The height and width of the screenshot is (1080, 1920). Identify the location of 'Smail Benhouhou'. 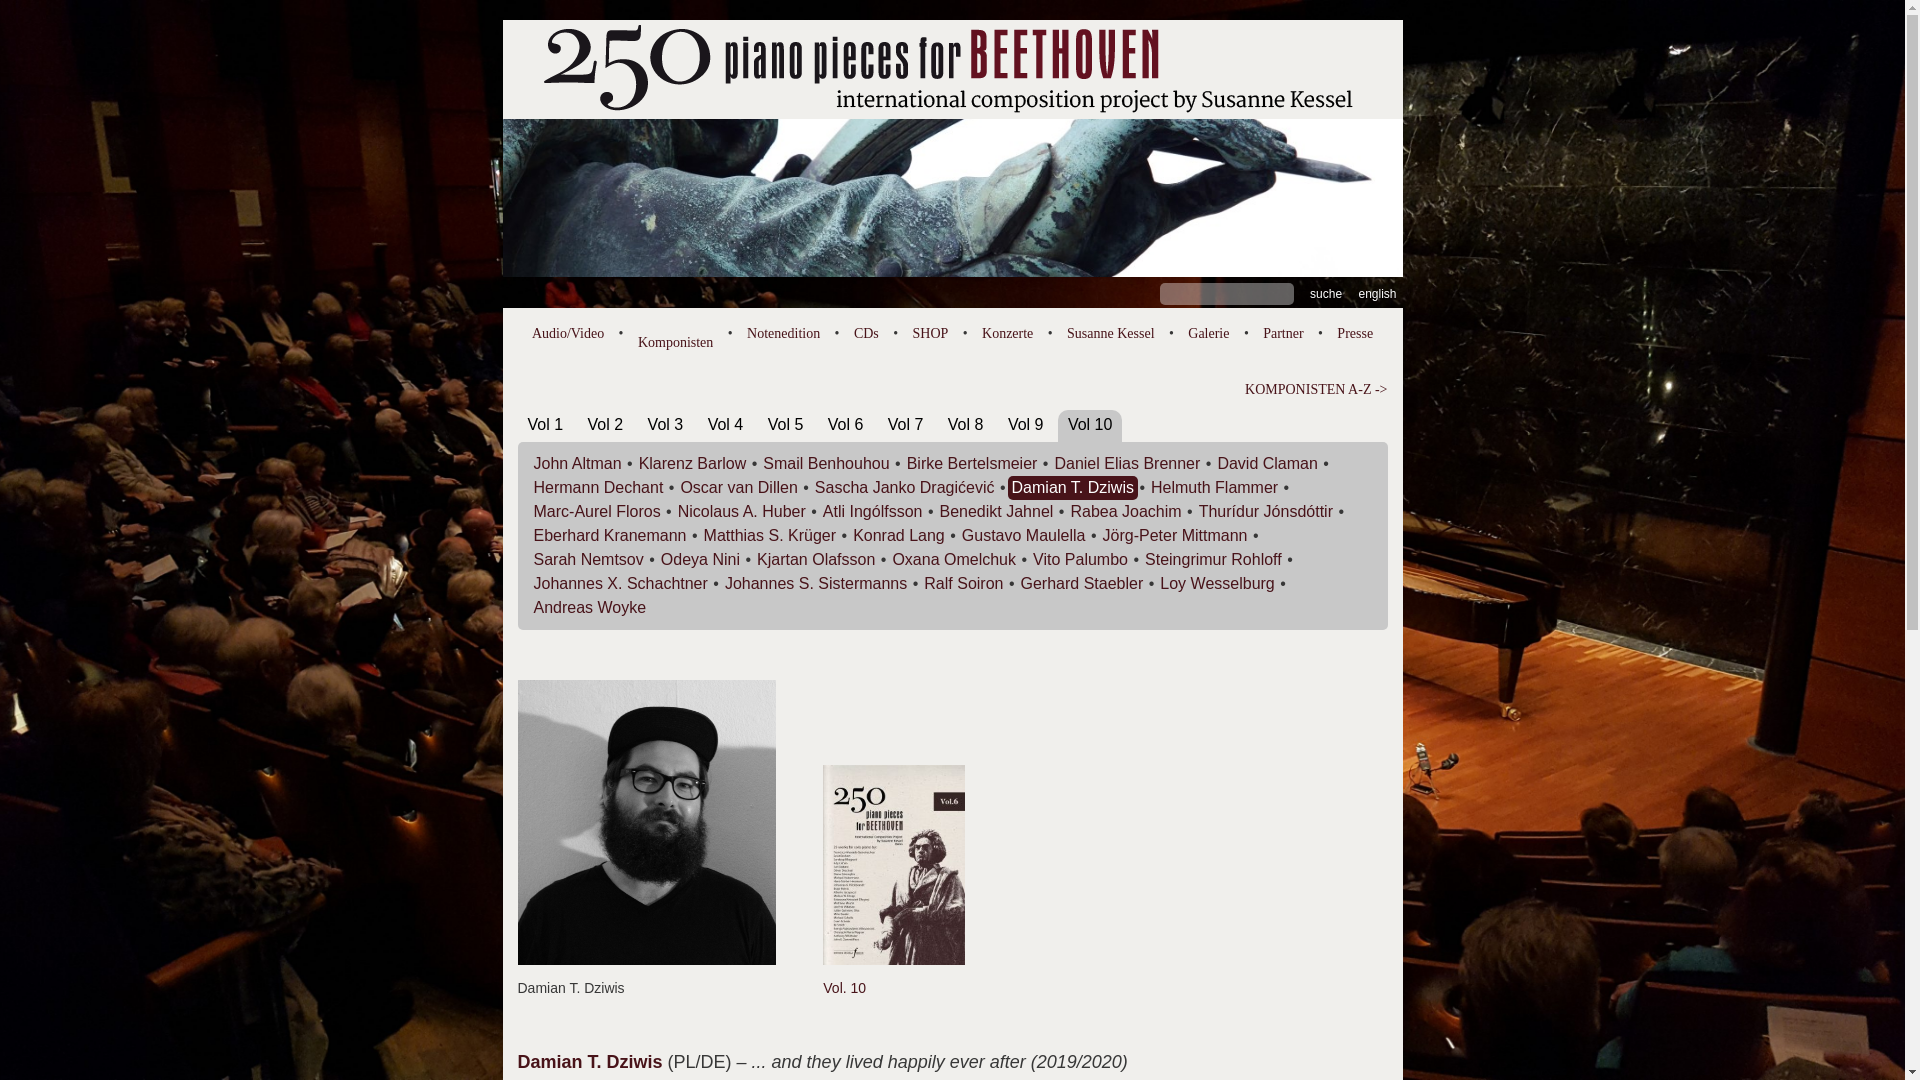
(762, 463).